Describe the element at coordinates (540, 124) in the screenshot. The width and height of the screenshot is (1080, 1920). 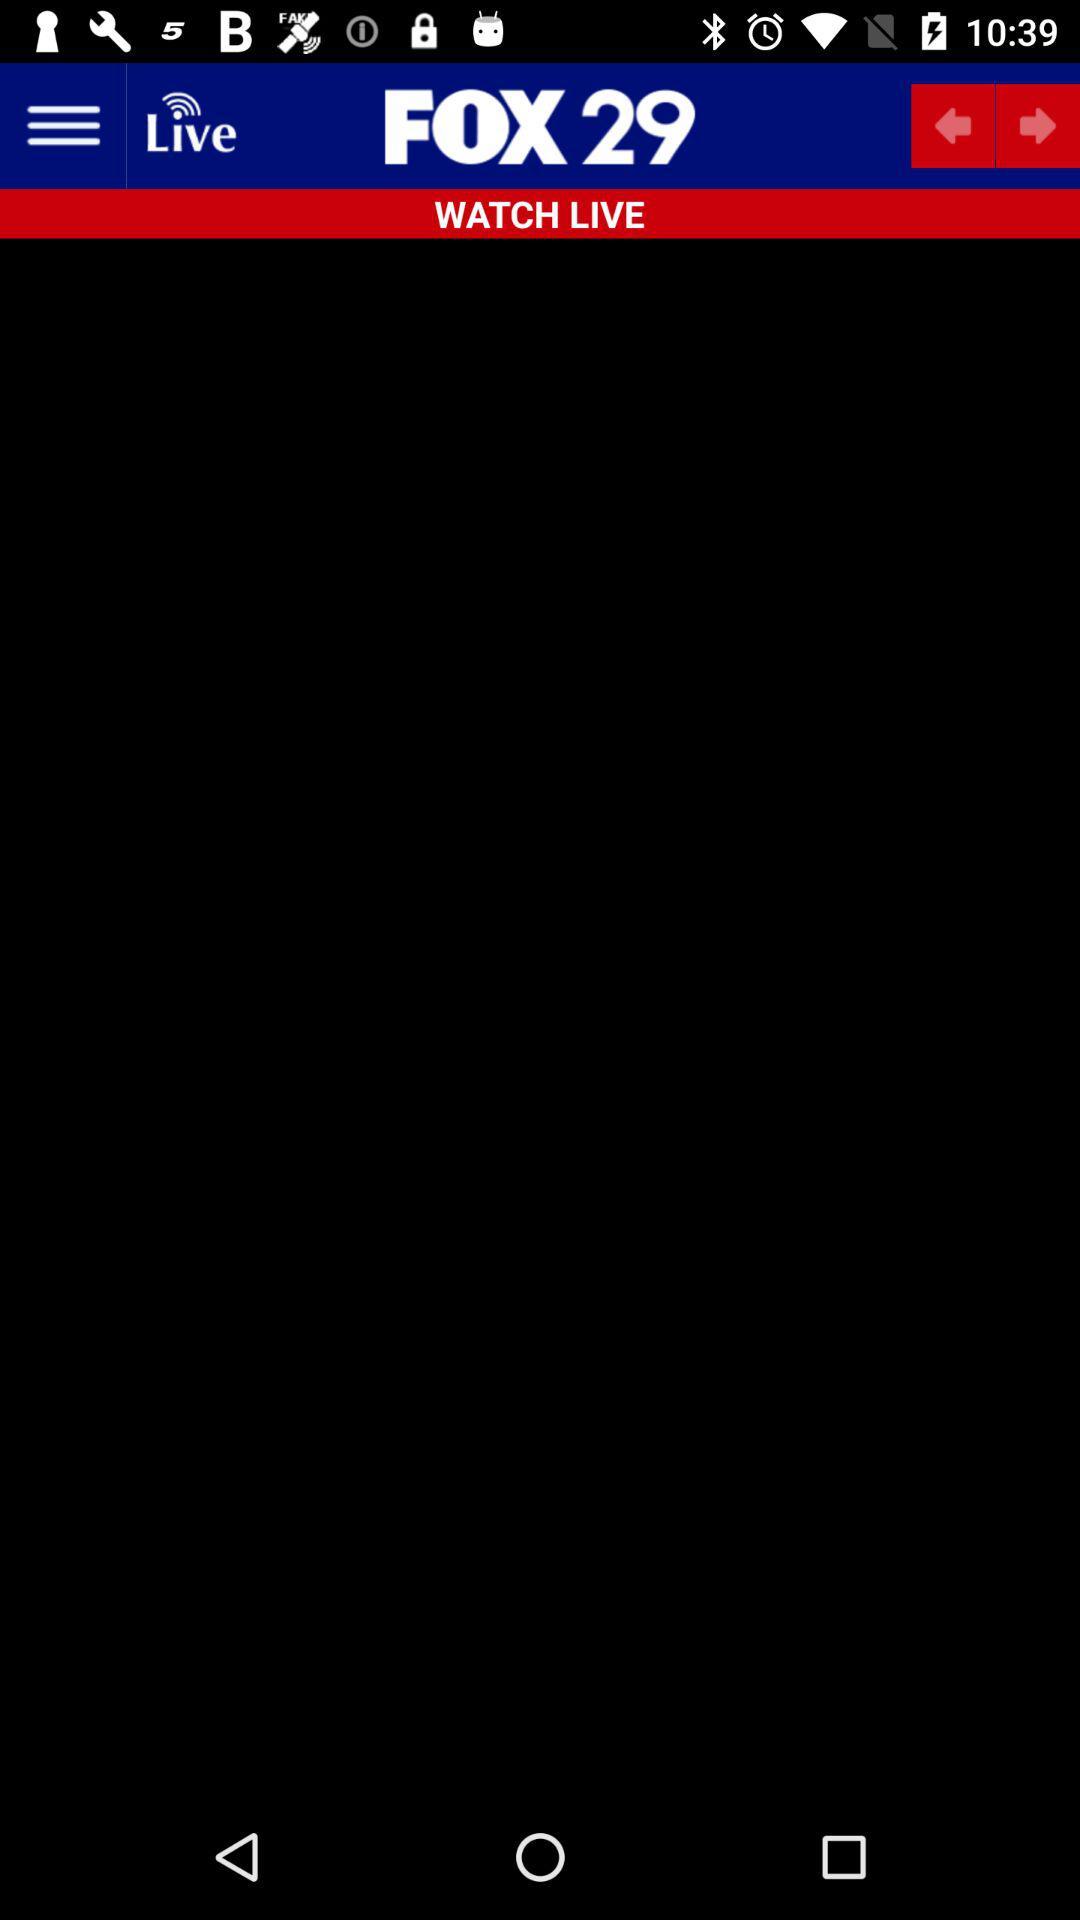
I see `the sliders icon` at that location.